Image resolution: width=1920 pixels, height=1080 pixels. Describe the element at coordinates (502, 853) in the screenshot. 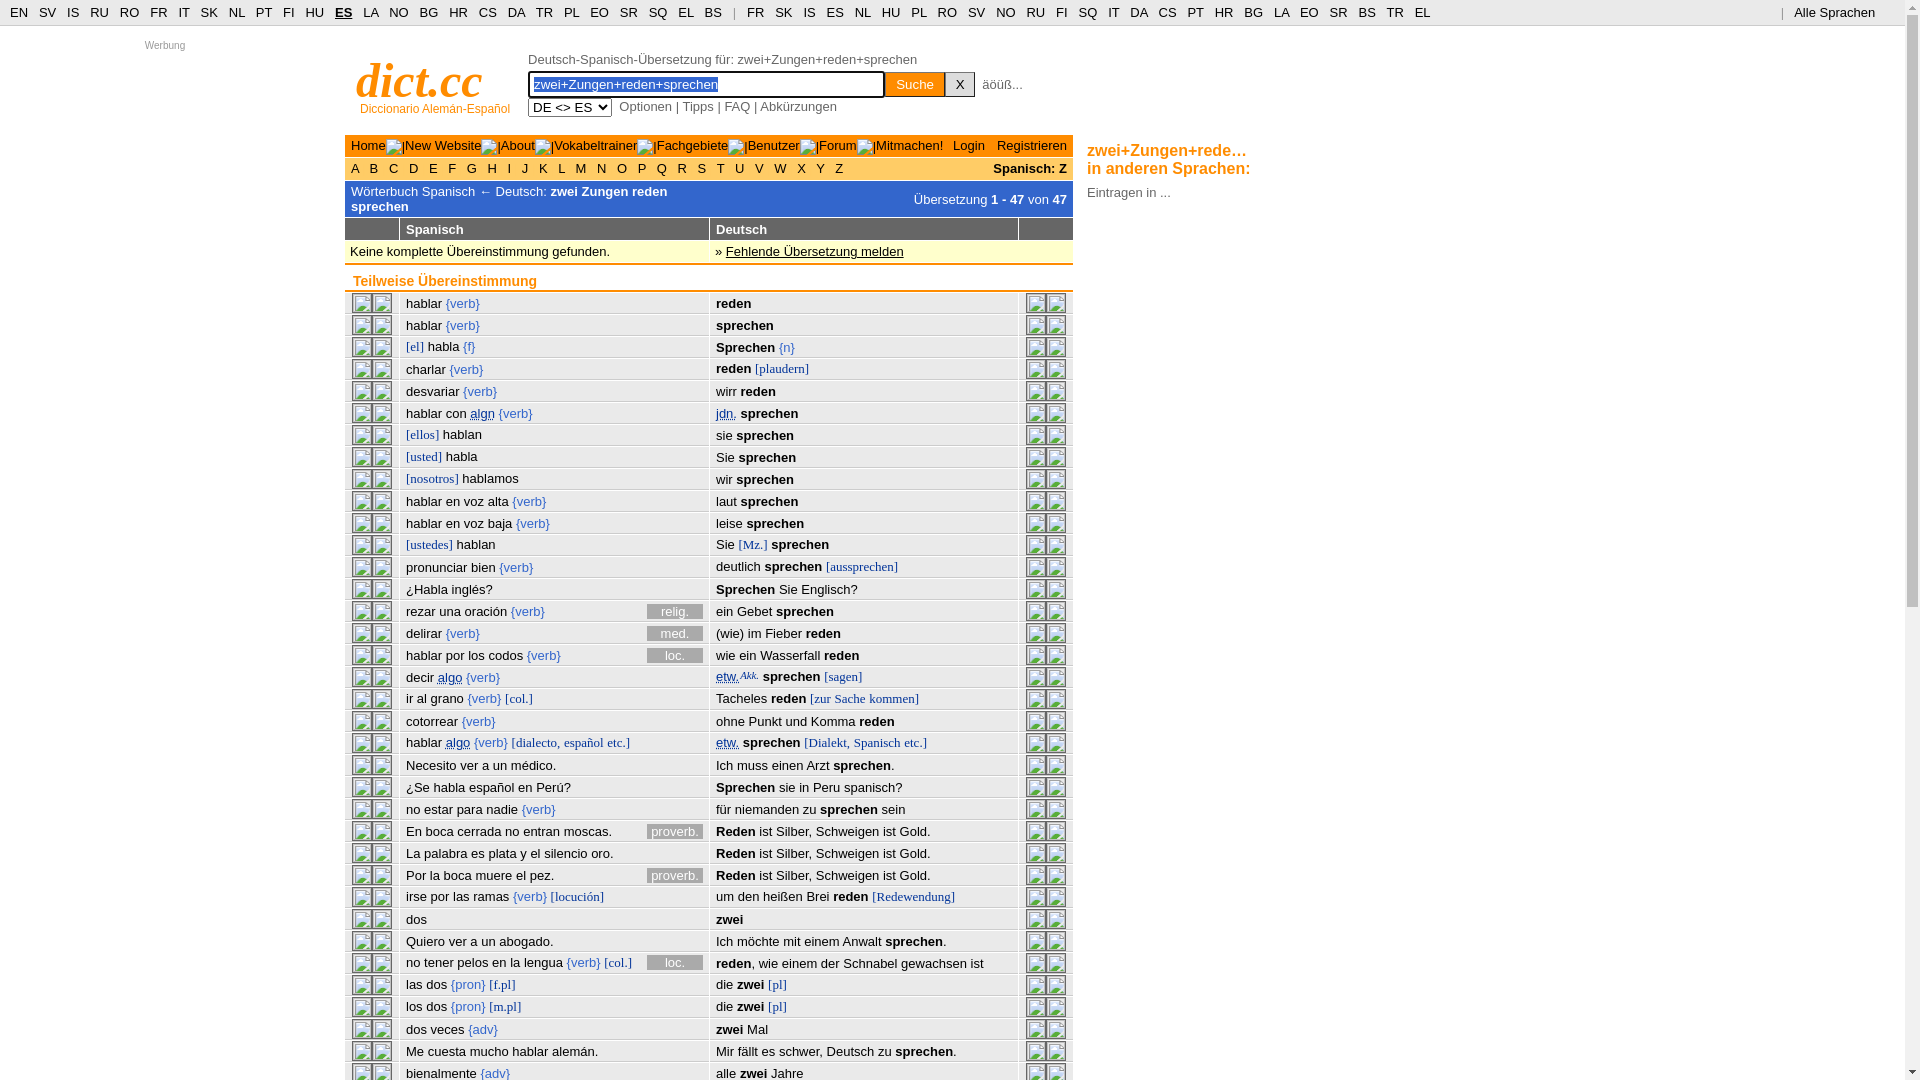

I see `'plata'` at that location.